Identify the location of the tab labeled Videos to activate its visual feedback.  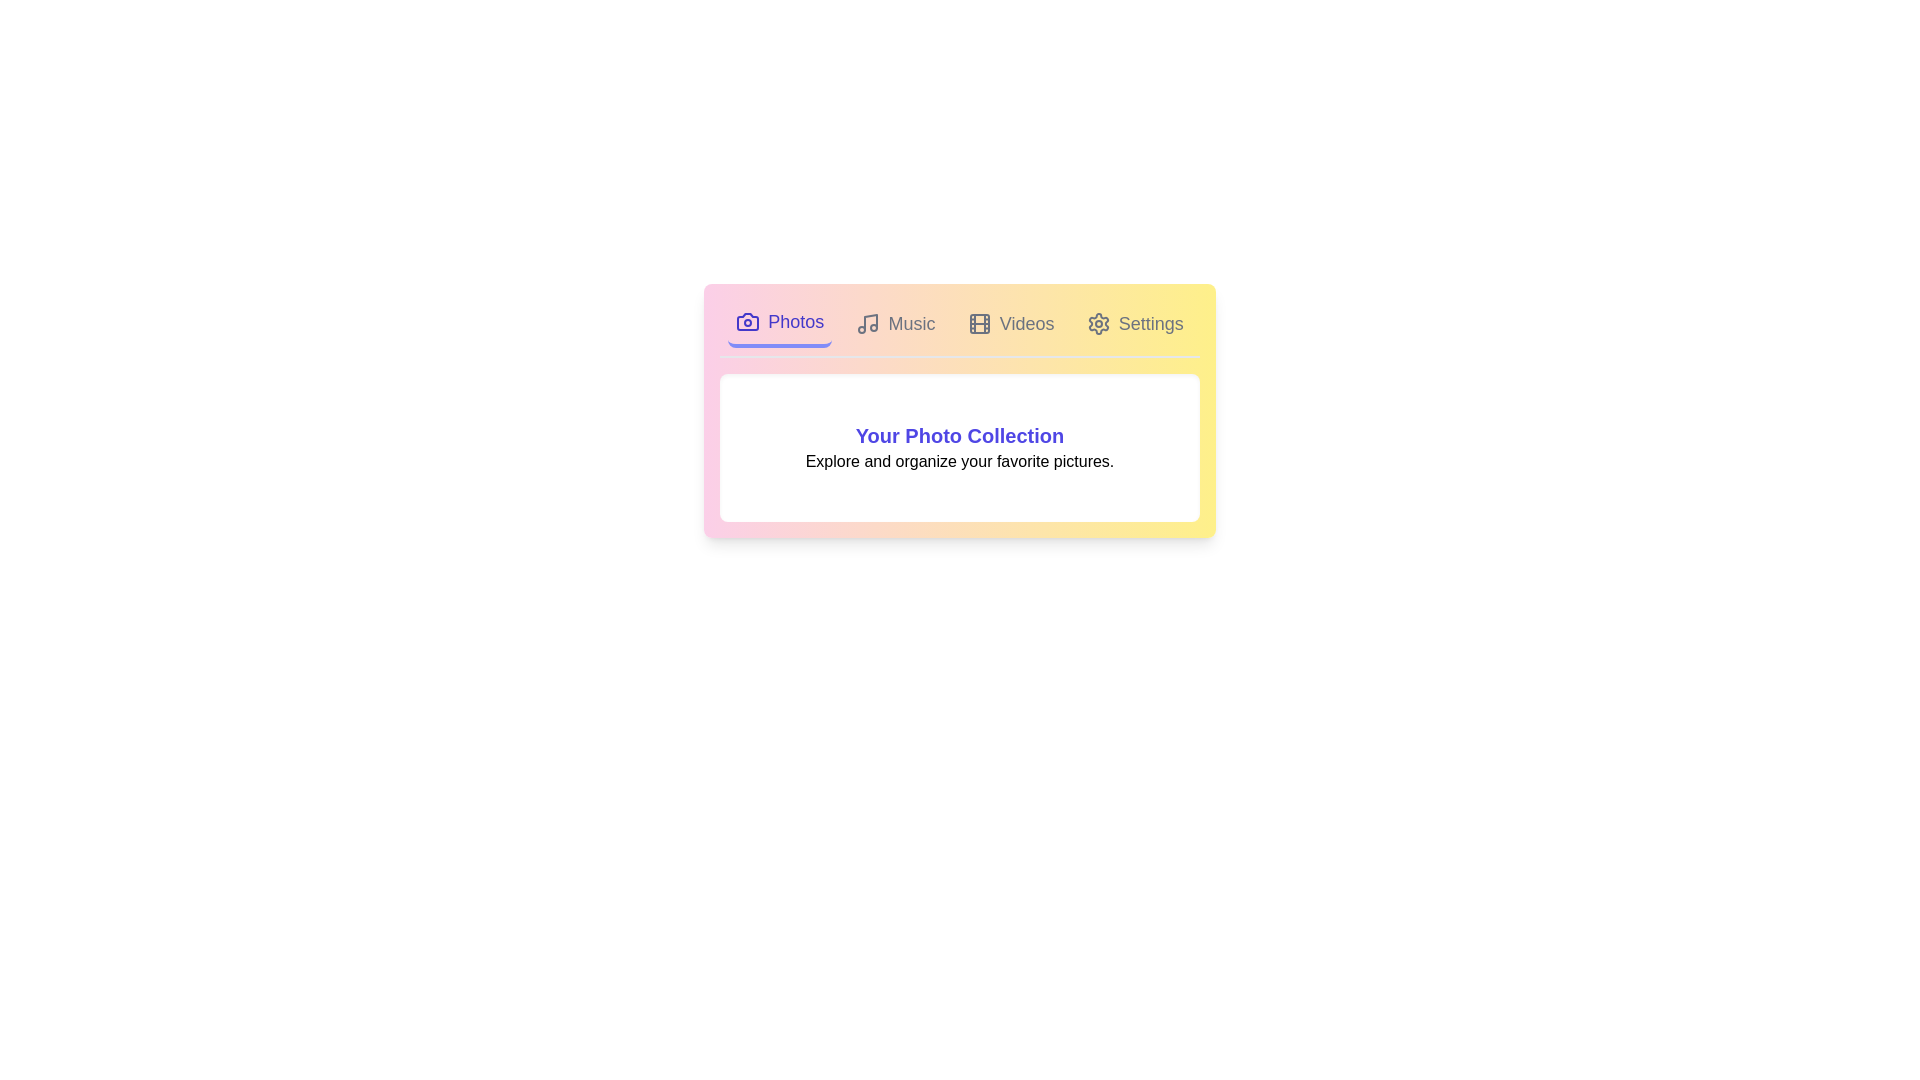
(1011, 323).